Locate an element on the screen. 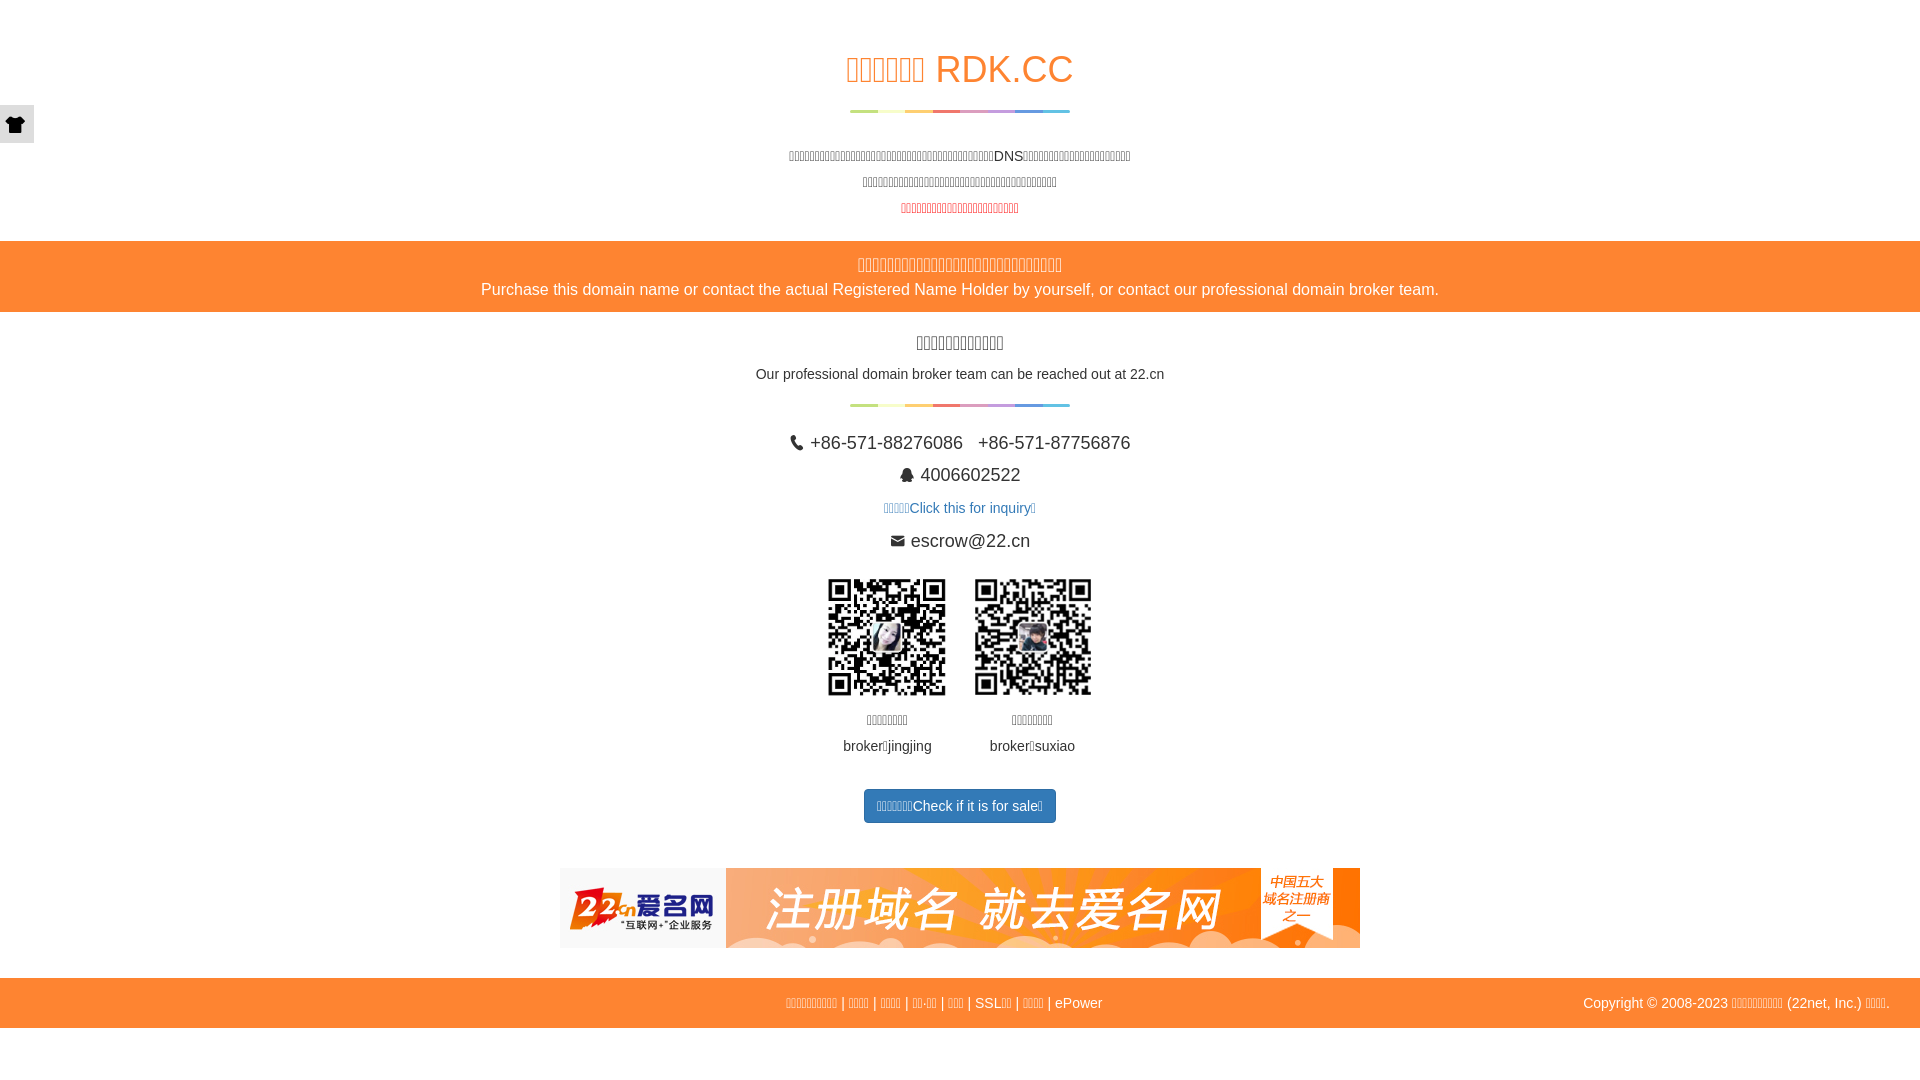 The image size is (1920, 1080). 'ePower' is located at coordinates (1077, 1002).